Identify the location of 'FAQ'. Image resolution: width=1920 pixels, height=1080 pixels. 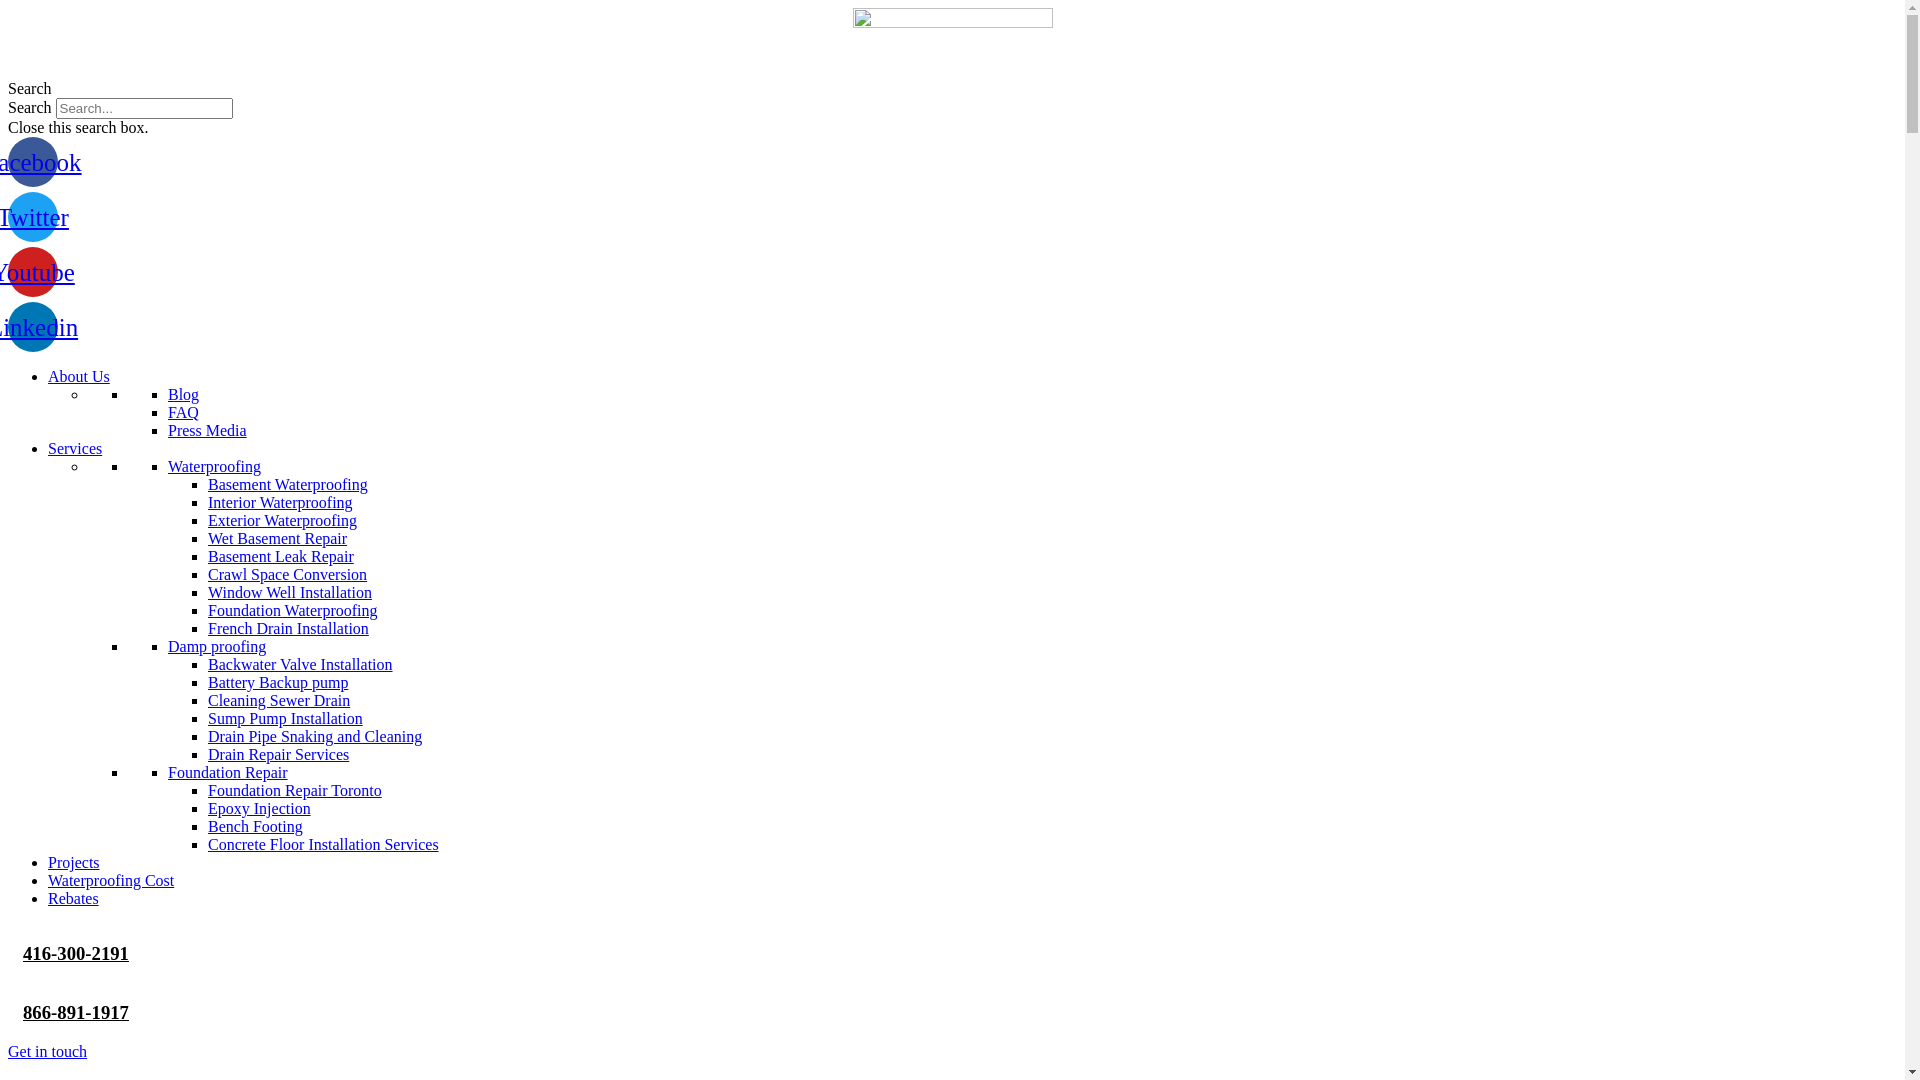
(183, 411).